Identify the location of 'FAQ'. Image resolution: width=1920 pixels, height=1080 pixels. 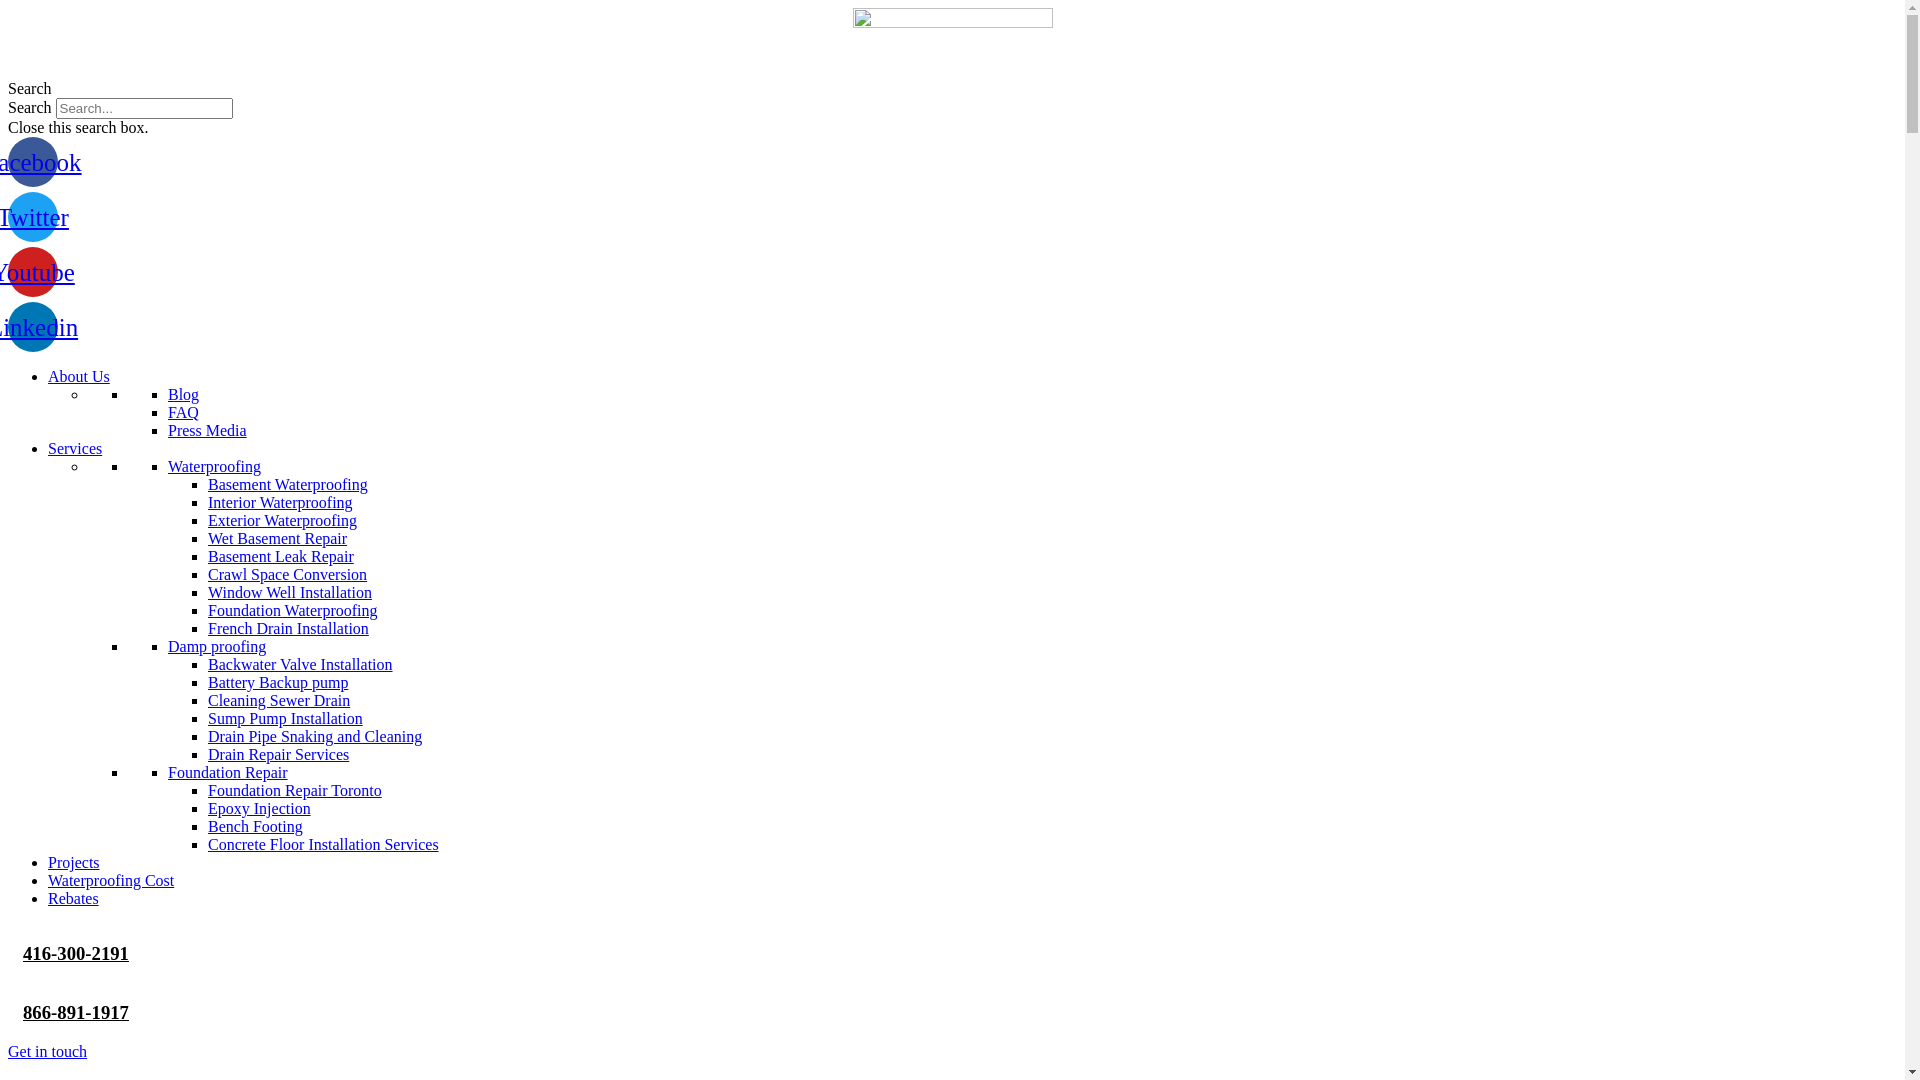
(183, 411).